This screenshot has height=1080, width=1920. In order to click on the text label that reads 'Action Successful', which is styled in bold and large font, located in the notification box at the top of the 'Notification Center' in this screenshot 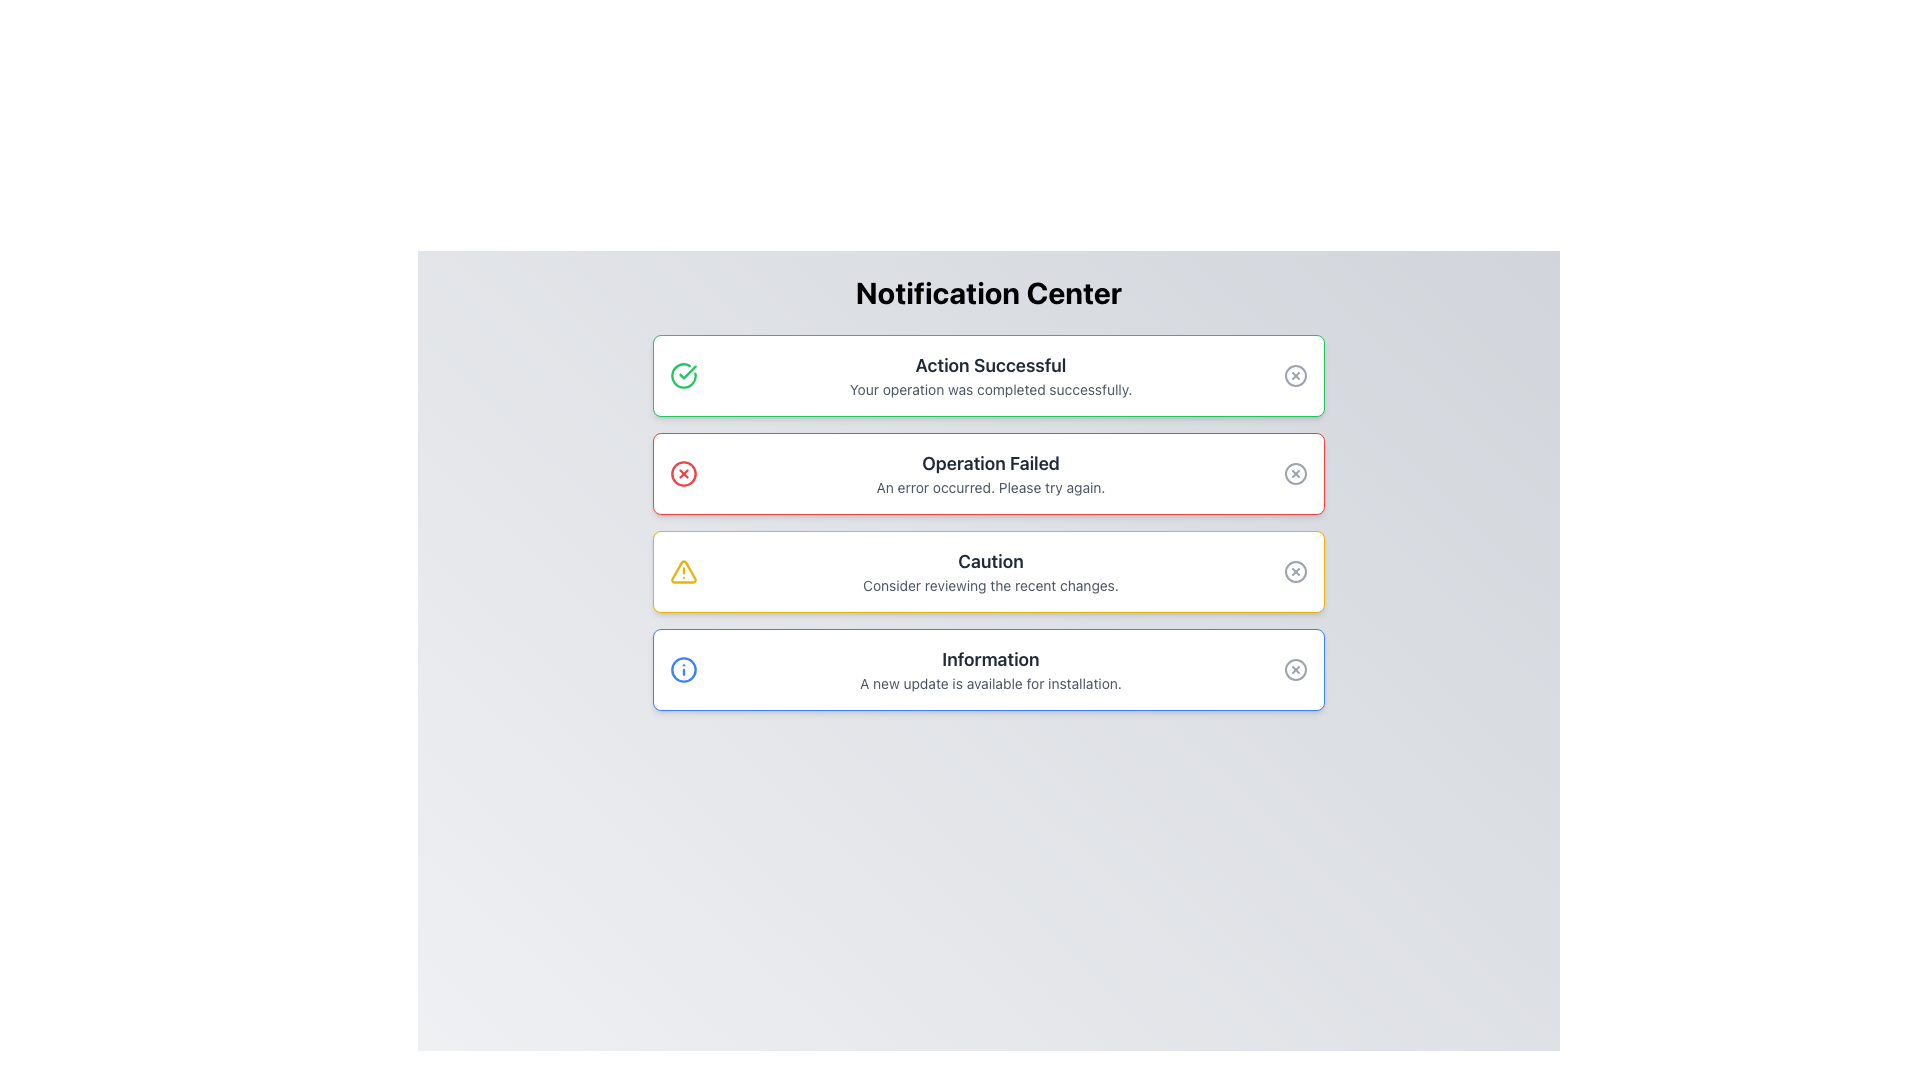, I will do `click(990, 366)`.